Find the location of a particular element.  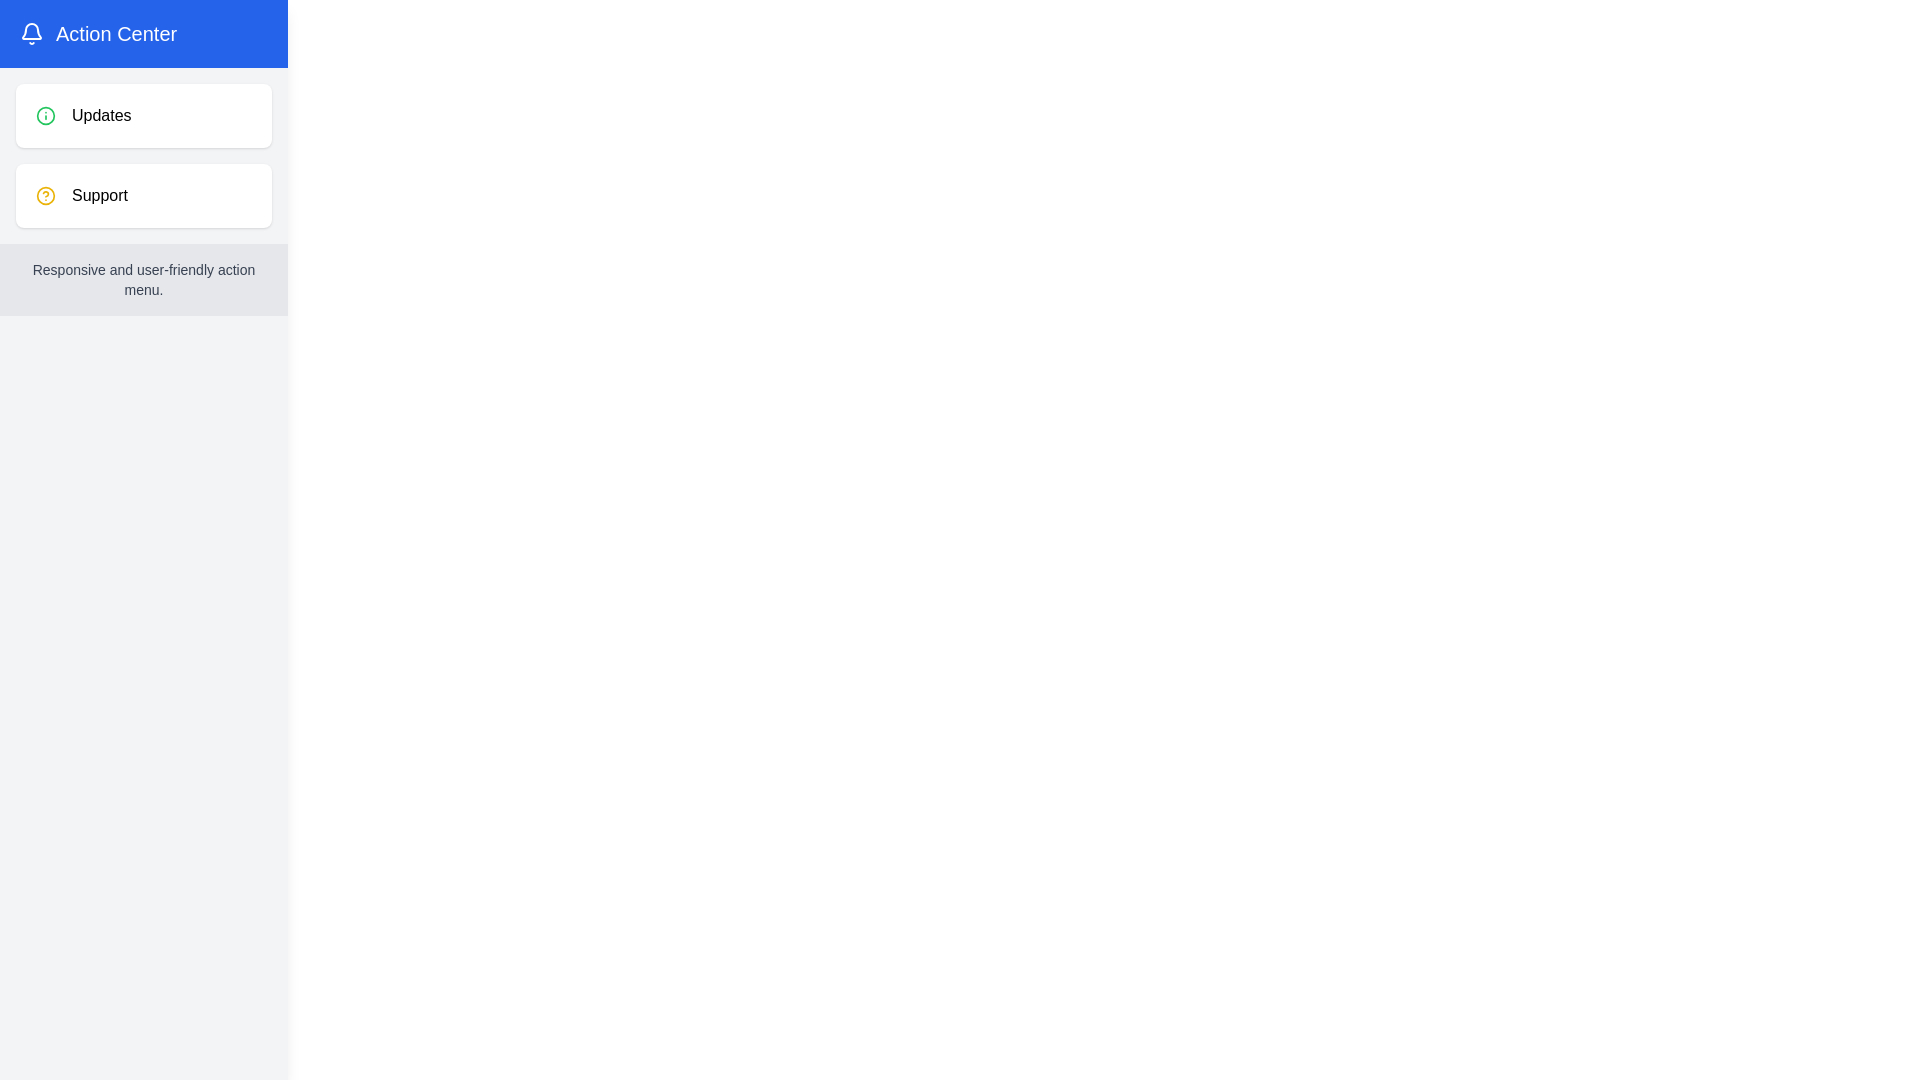

the 'Updates' item in the Action Center is located at coordinates (143, 115).